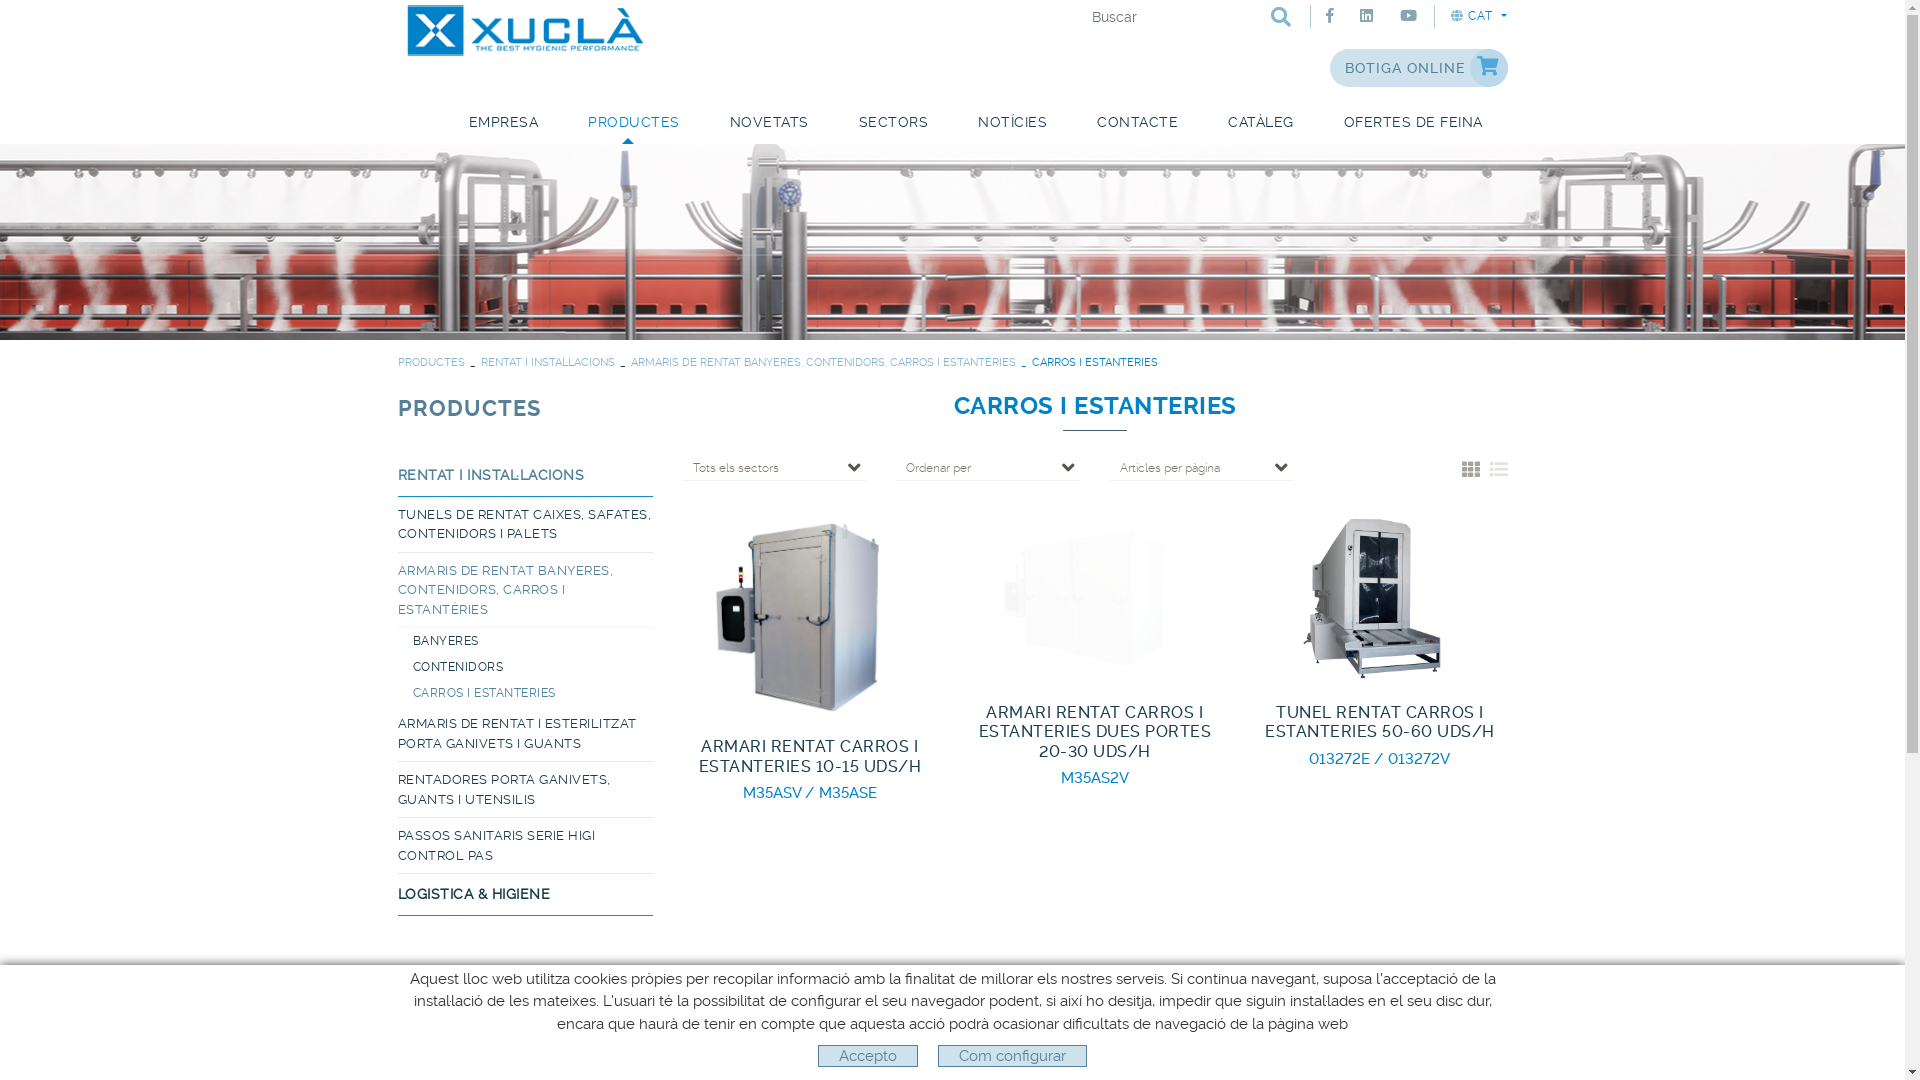 Image resolution: width=1920 pixels, height=1080 pixels. I want to click on 'LOGISTICA & HIGIENE', so click(398, 893).